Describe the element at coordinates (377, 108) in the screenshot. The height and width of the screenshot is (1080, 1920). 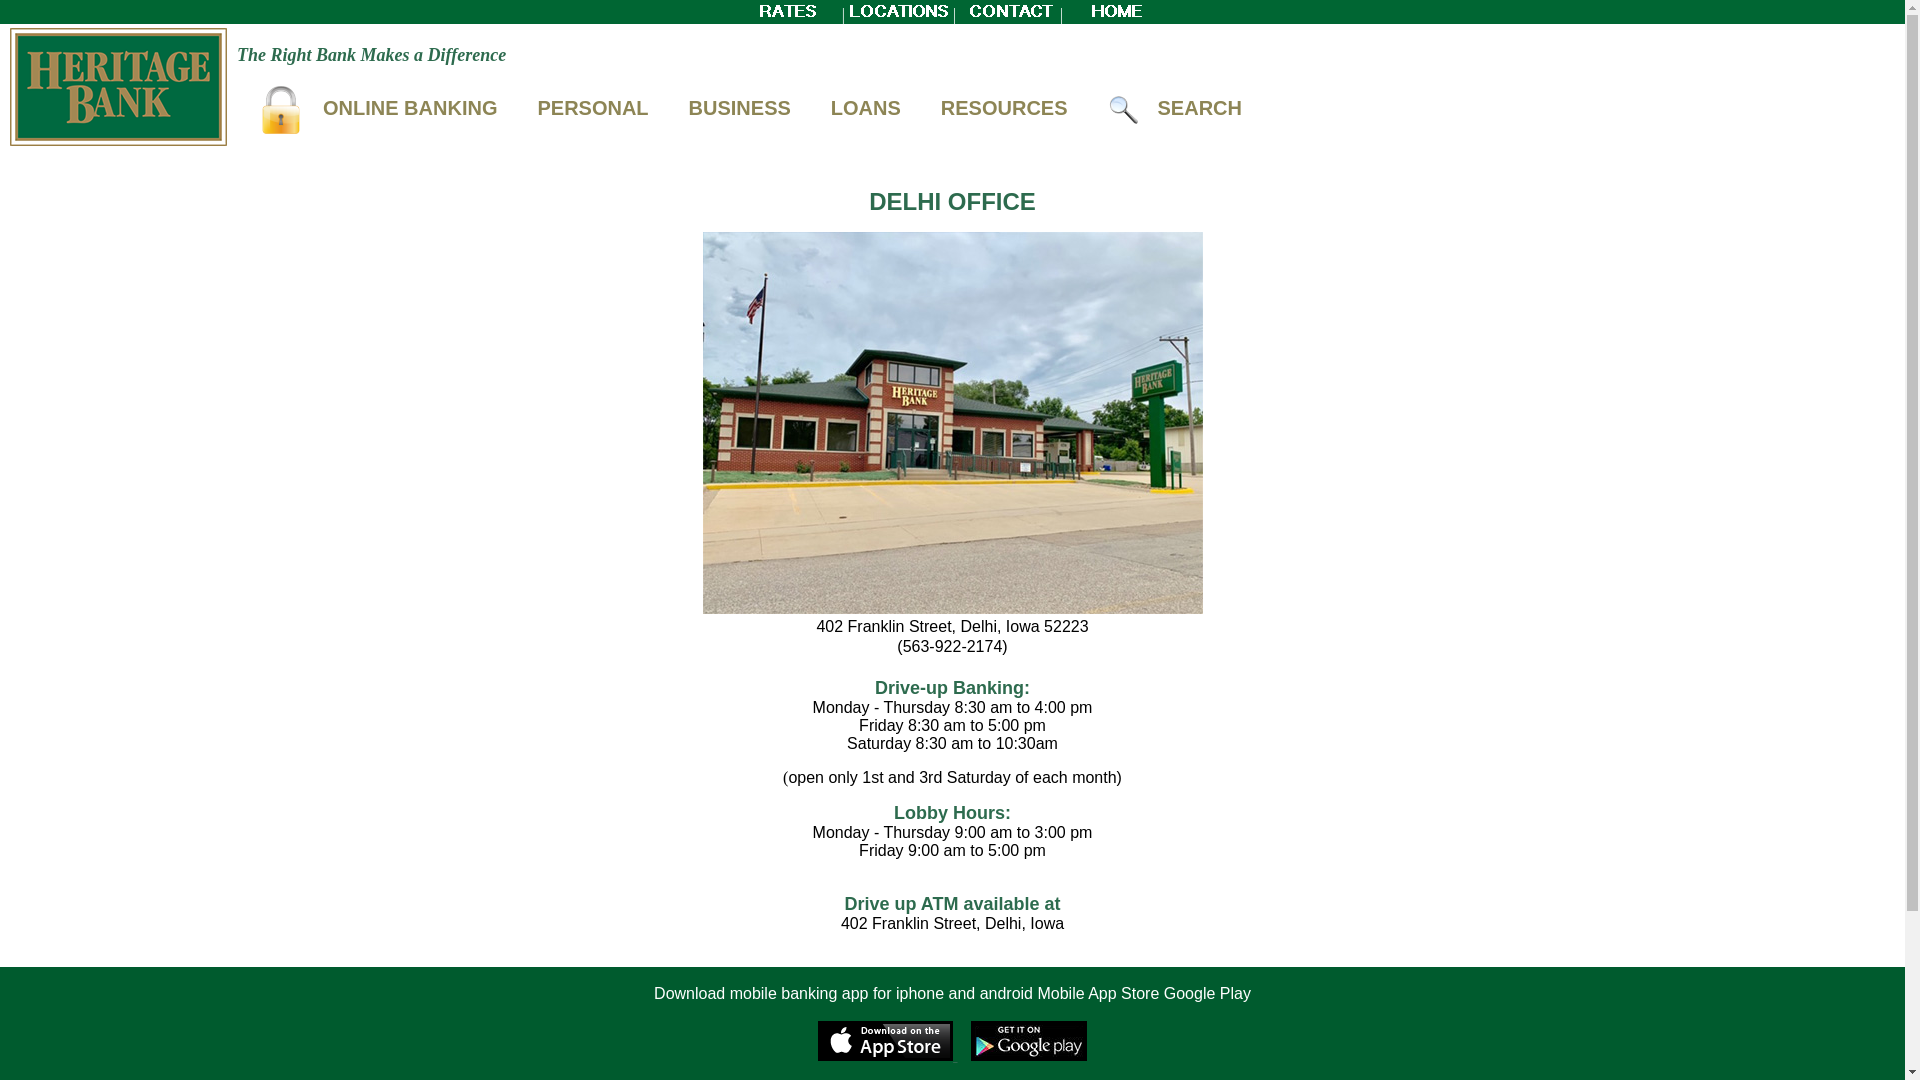
I see `'ONLINE BANKING'` at that location.